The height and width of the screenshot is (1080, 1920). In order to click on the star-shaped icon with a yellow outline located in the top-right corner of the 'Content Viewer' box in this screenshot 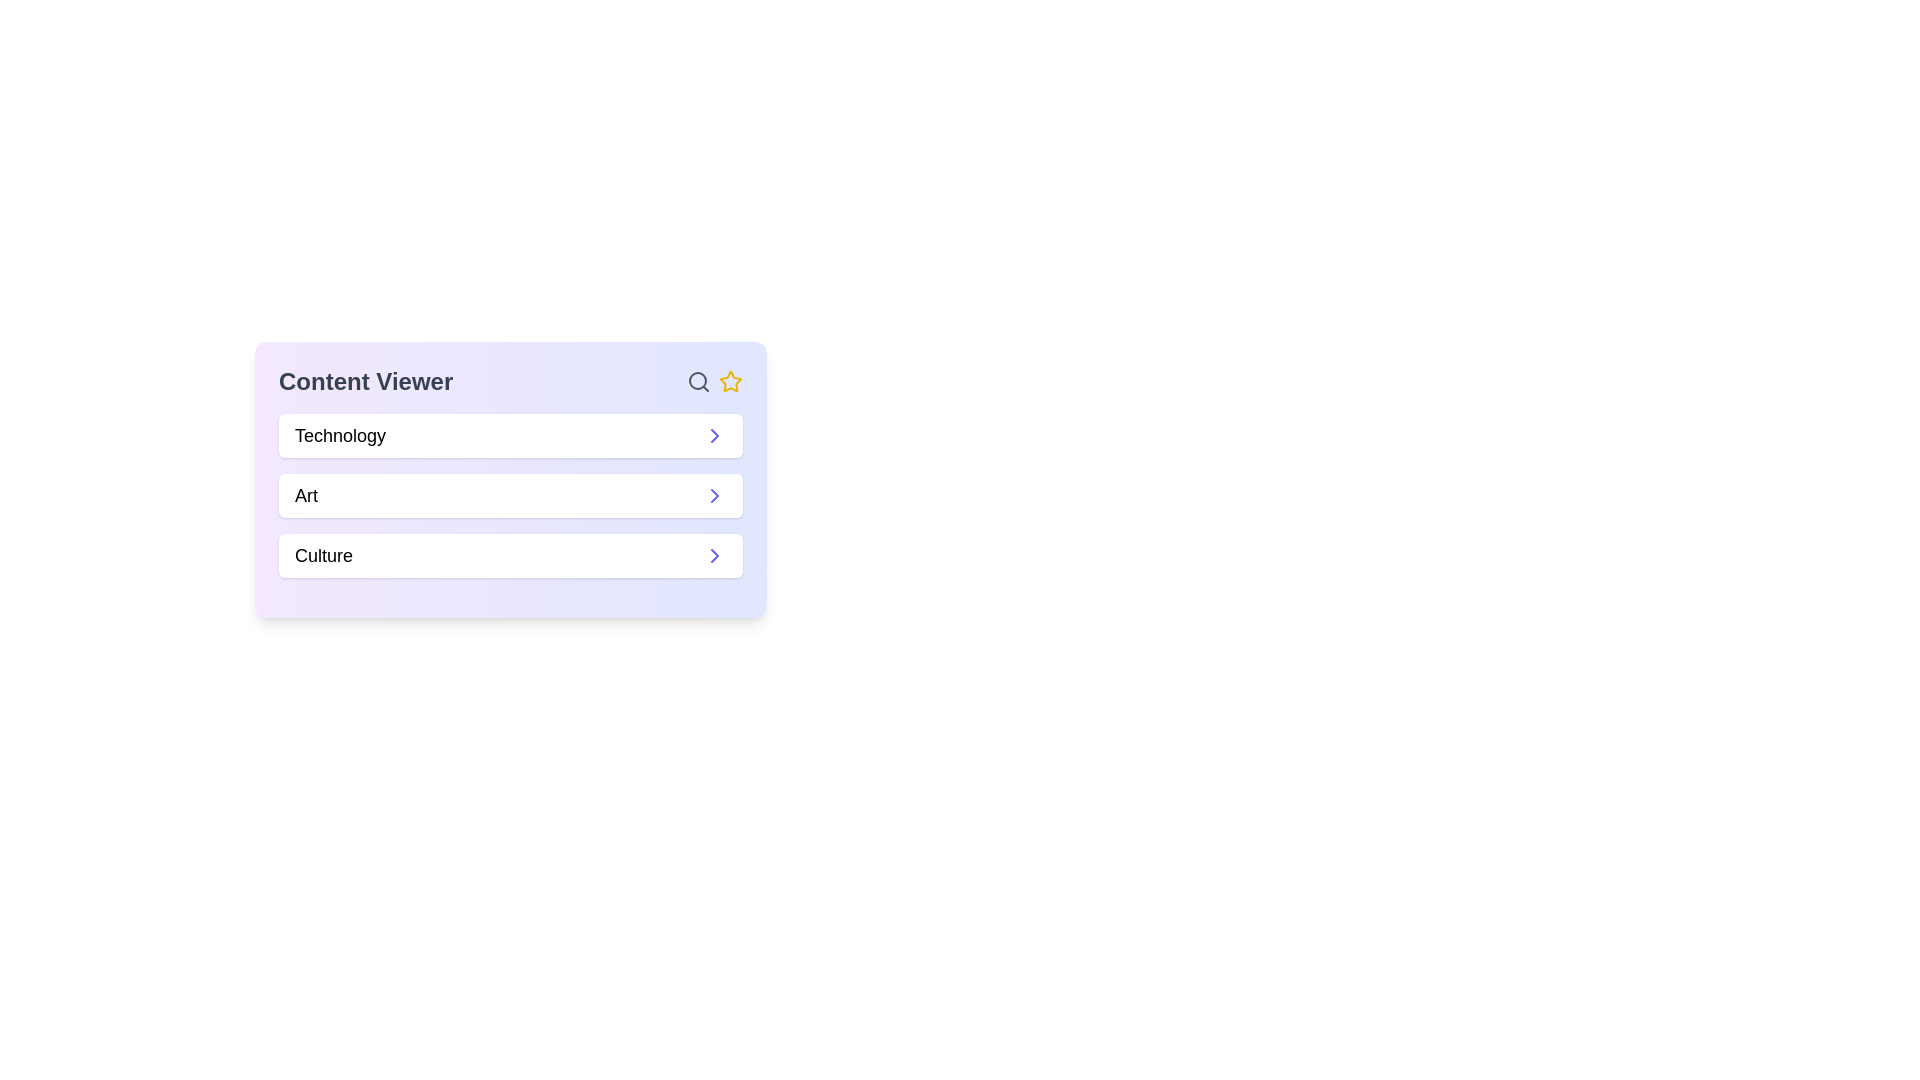, I will do `click(729, 381)`.